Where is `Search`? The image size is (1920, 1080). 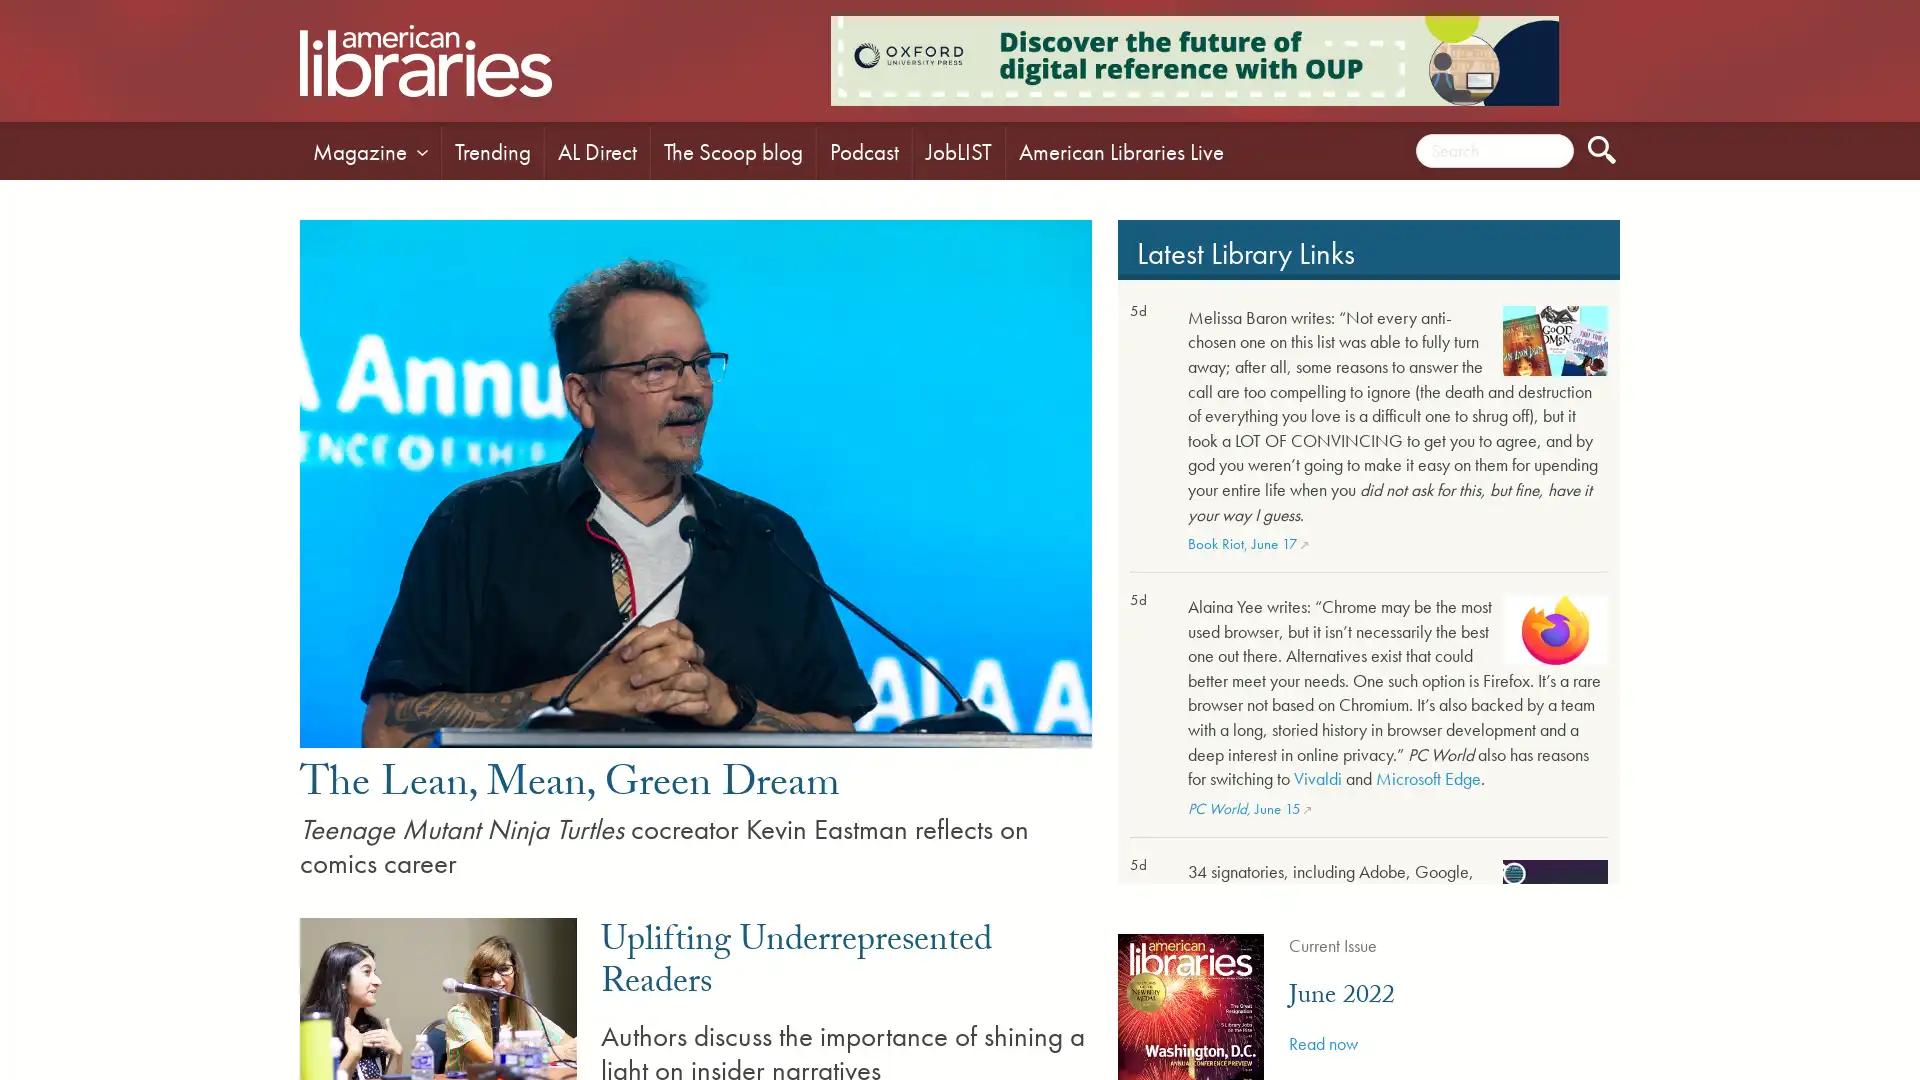
Search is located at coordinates (1602, 149).